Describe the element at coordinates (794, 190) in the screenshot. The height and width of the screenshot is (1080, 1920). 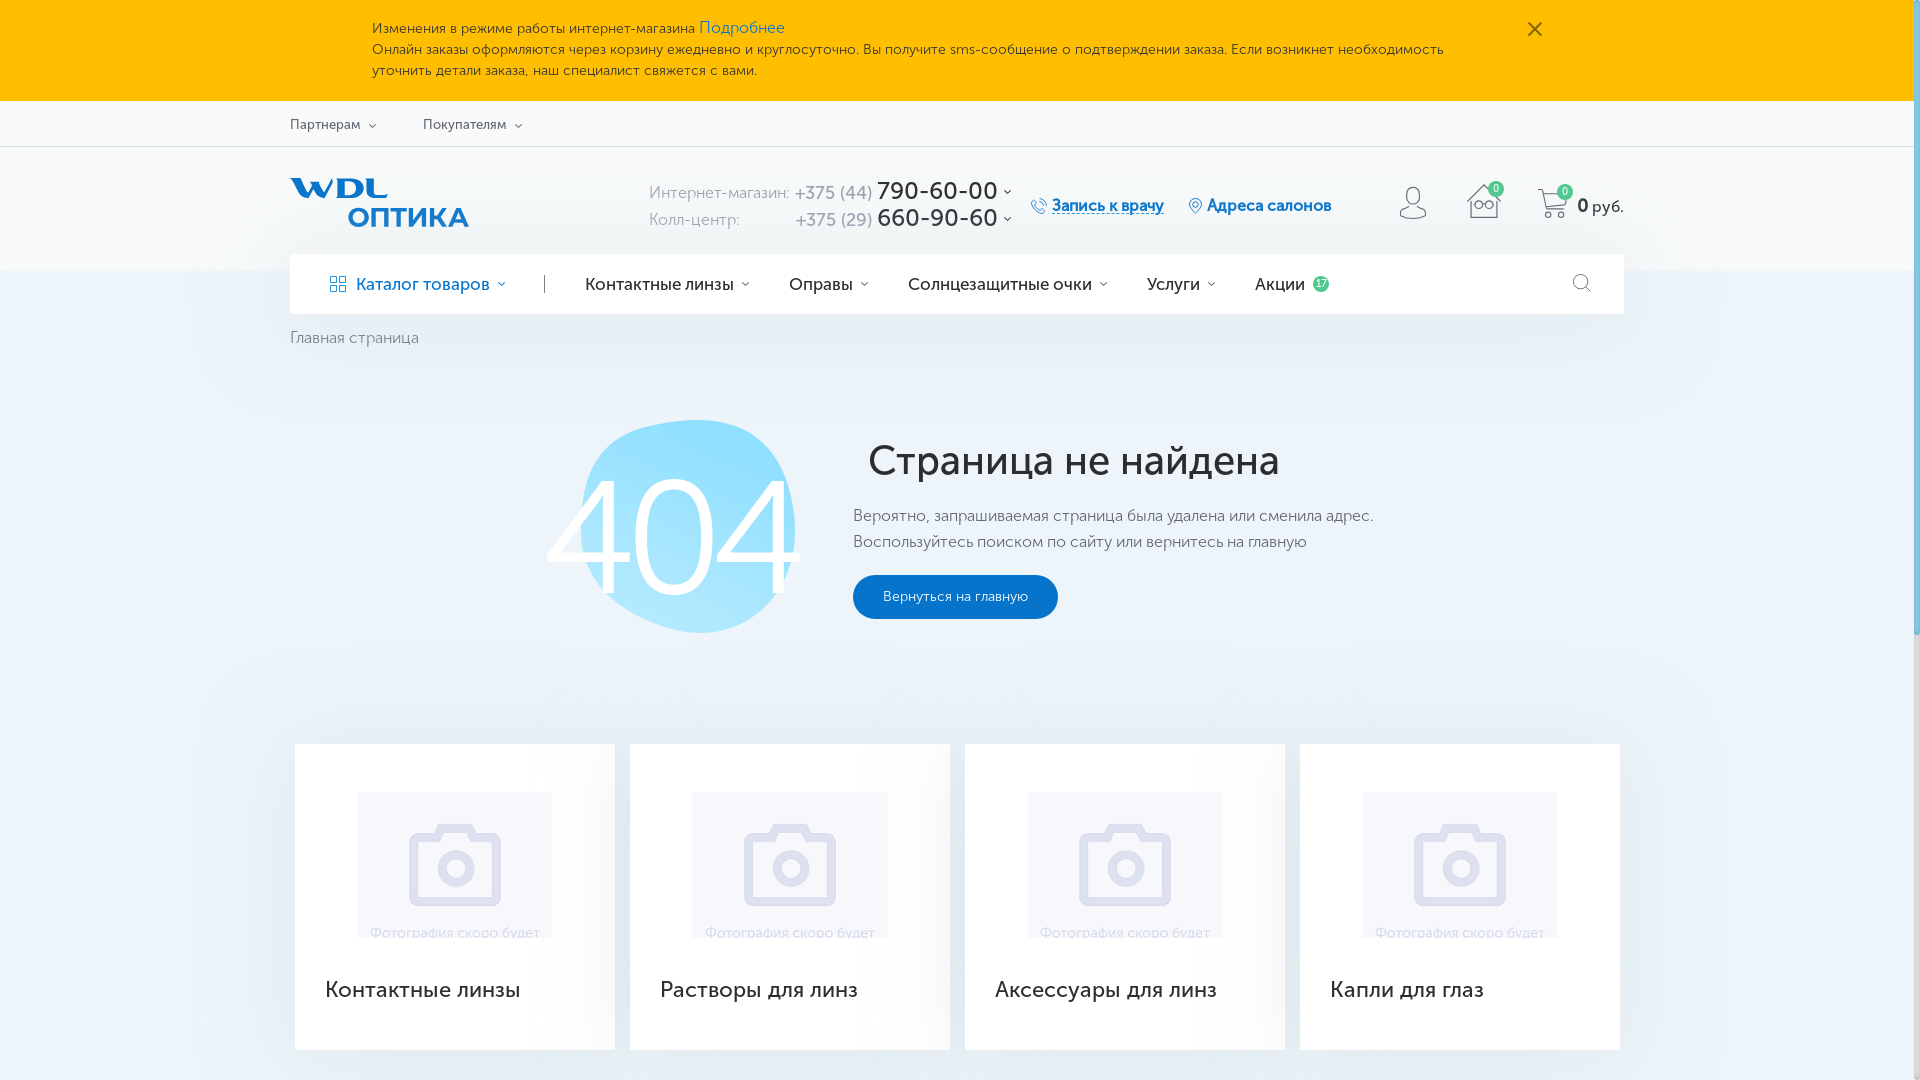
I see `'+375 (44) 790-60-00'` at that location.